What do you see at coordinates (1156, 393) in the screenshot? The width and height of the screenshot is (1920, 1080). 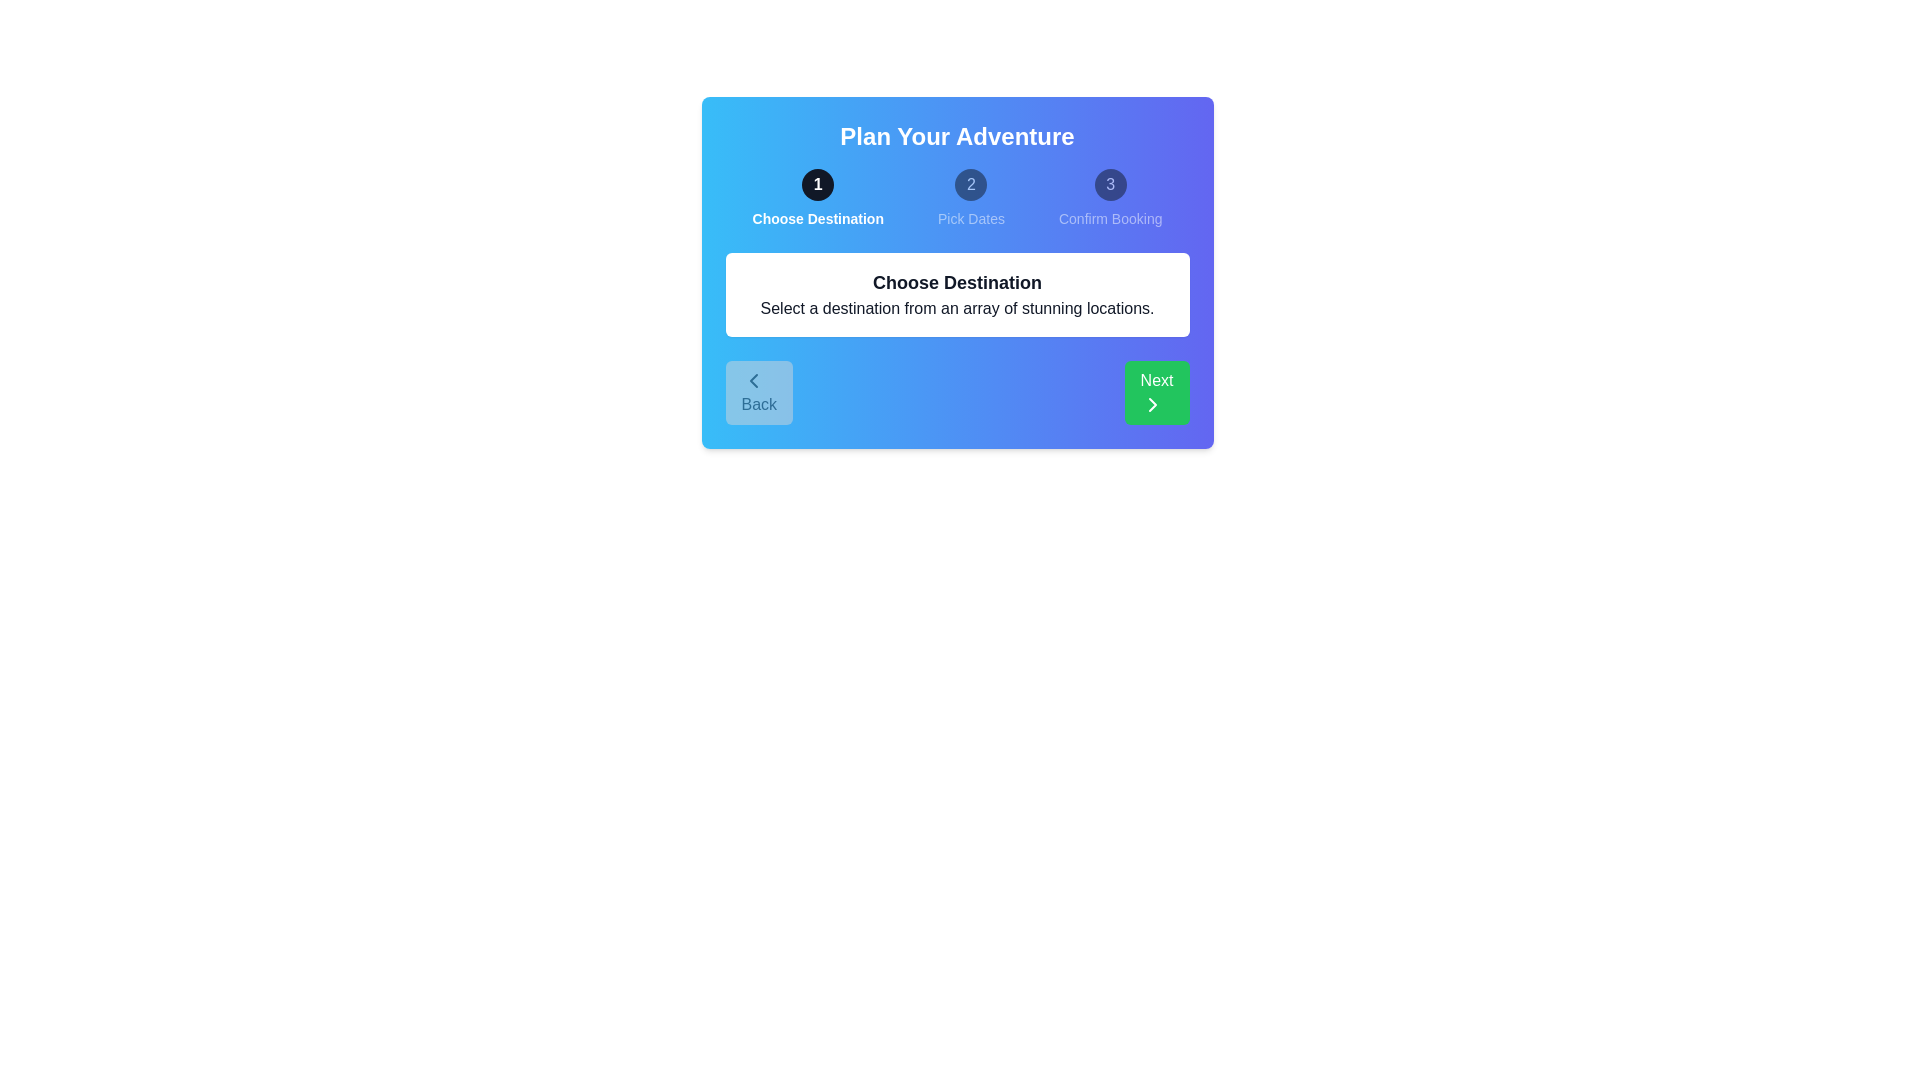 I see `the 'Next' button to navigate to the next stage` at bounding box center [1156, 393].